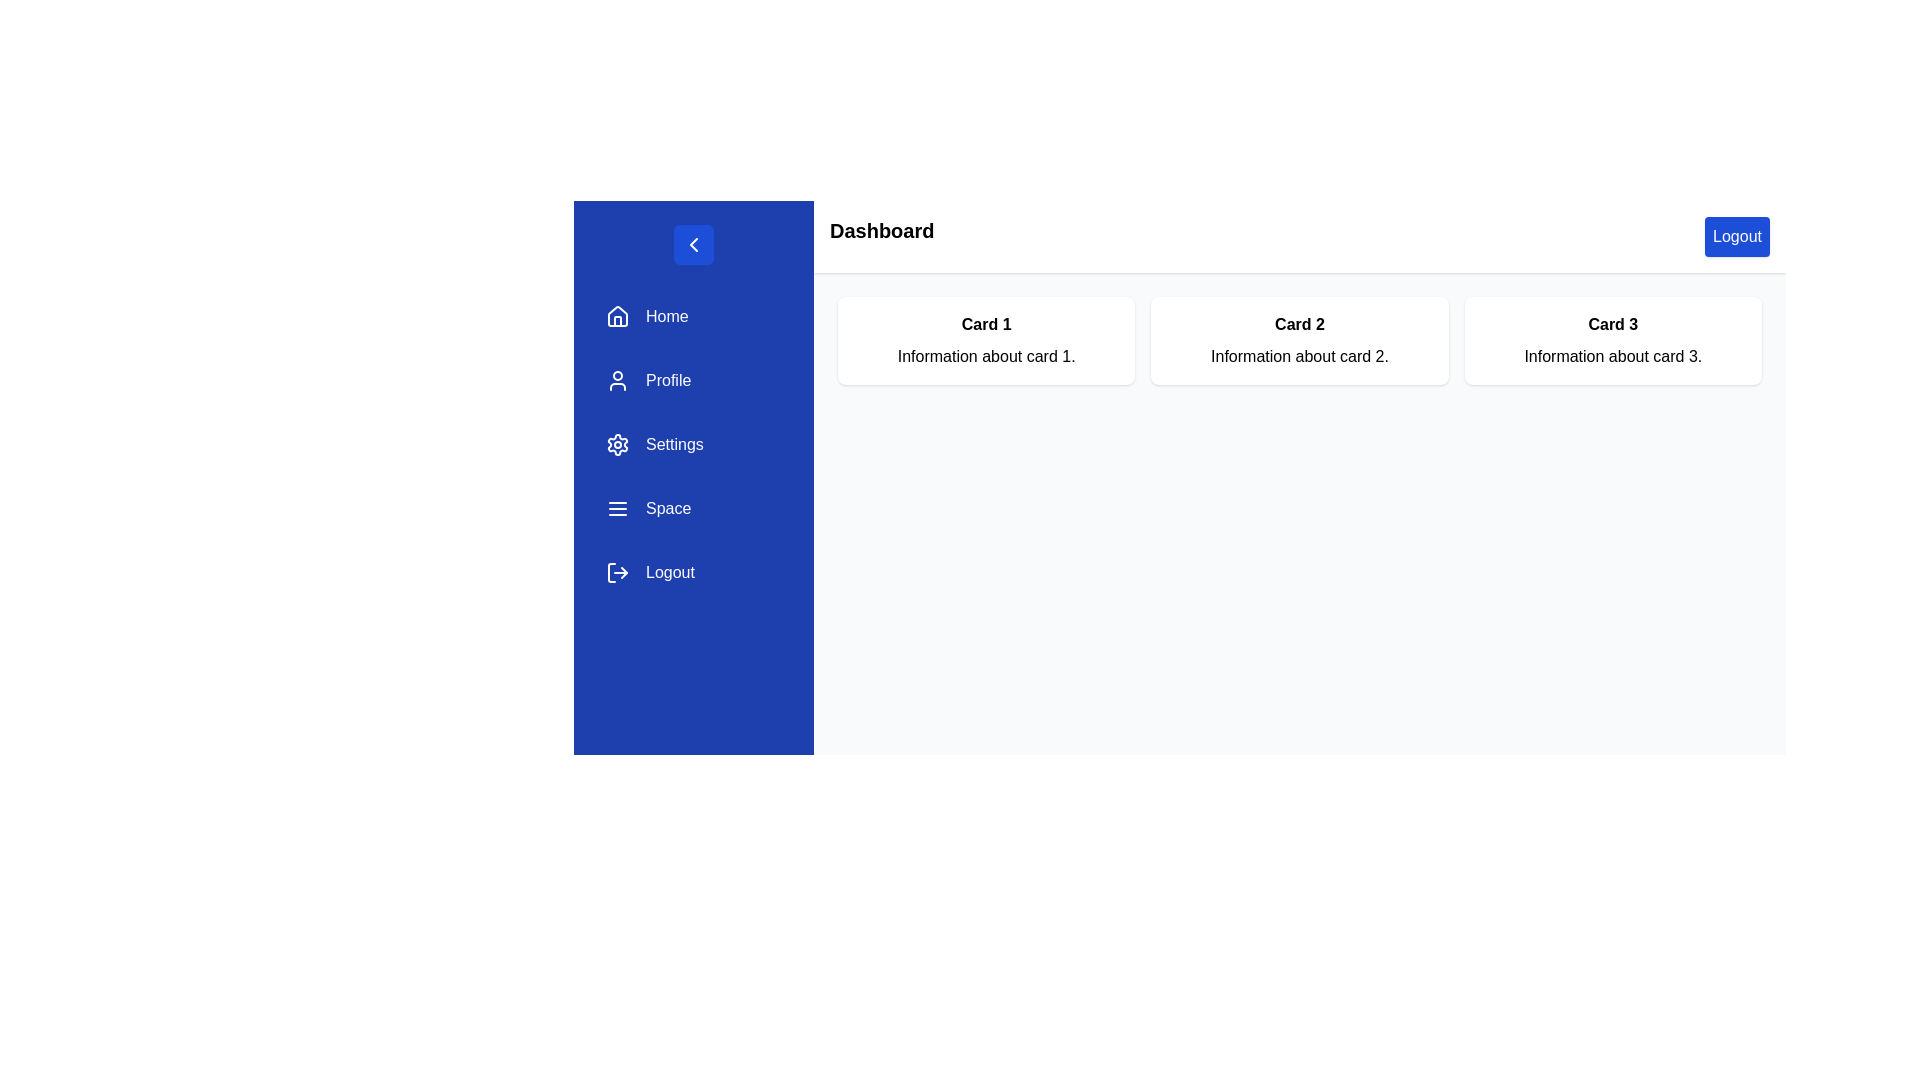  I want to click on the 'Dashboard' header label, so click(881, 235).